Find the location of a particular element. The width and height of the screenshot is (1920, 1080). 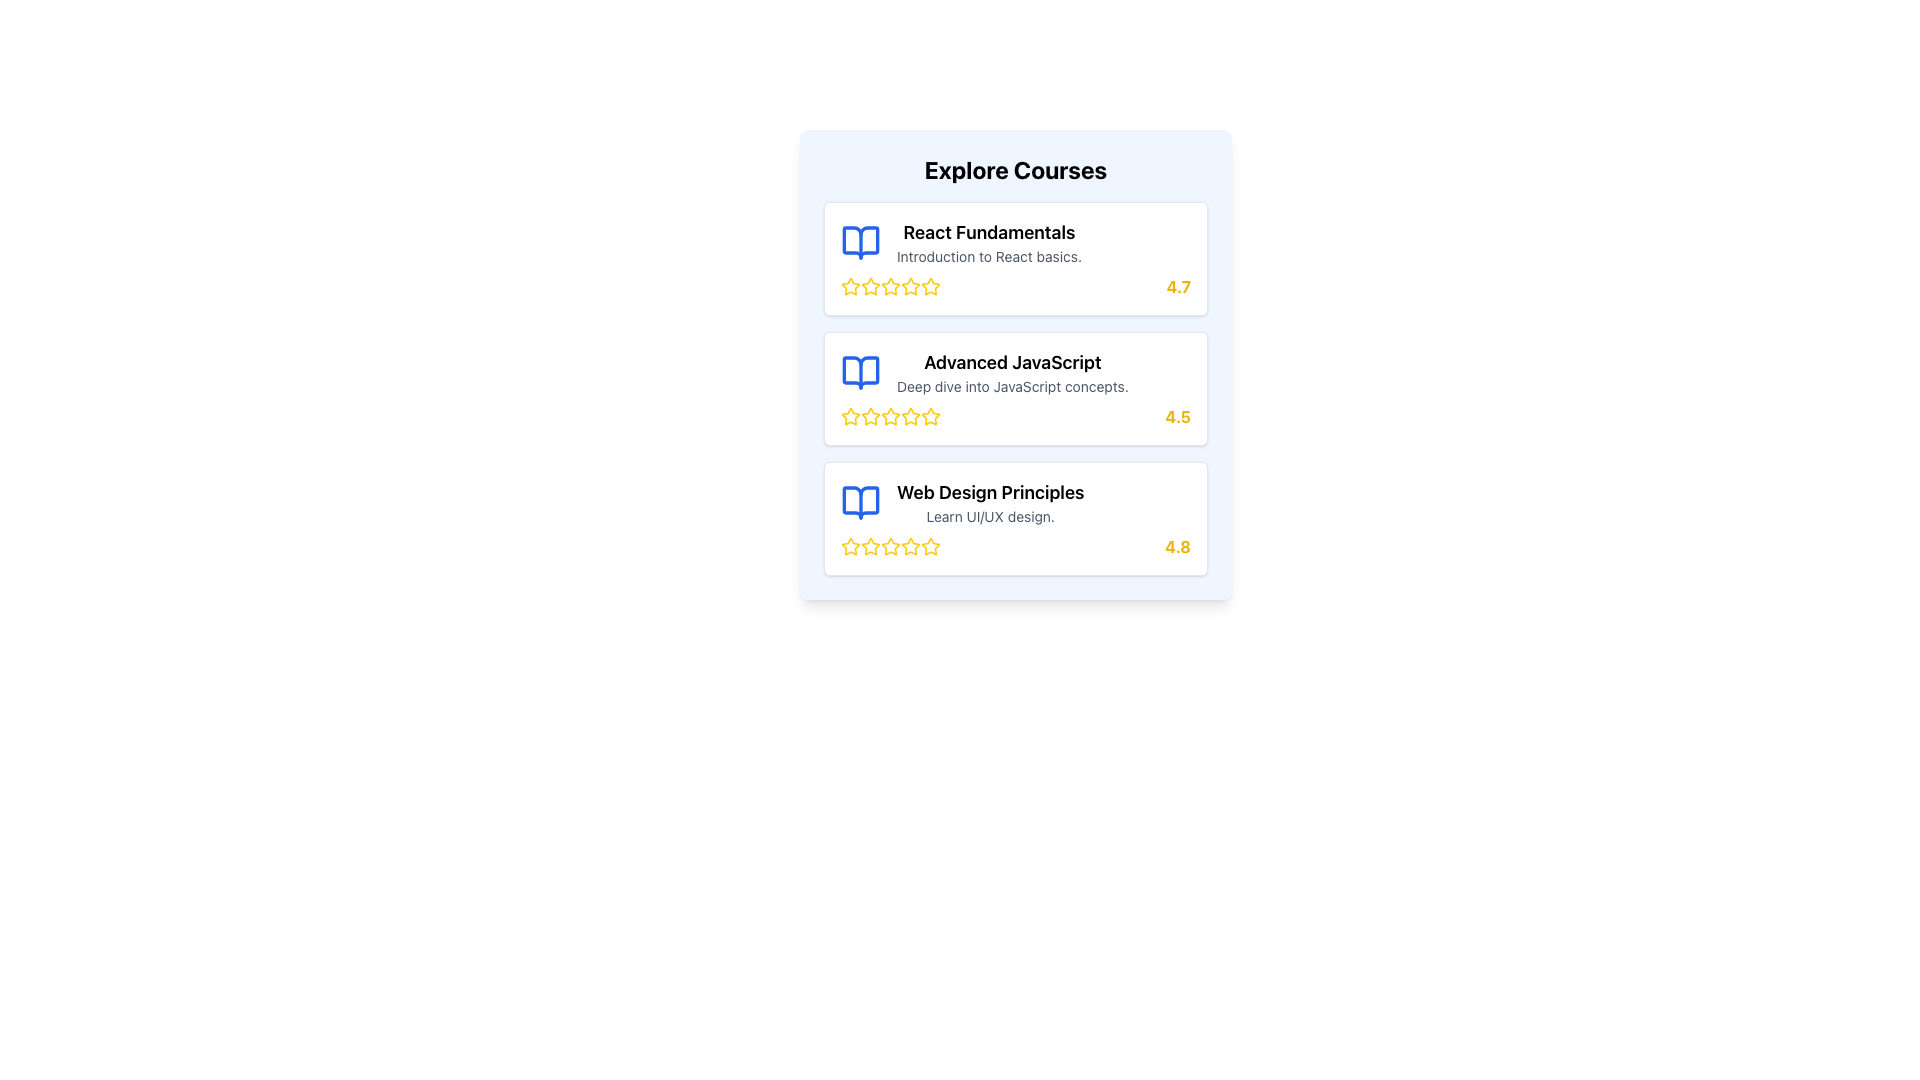

fifth yellow star icon in the rating display of the 'React Fundamentals' course card for details is located at coordinates (890, 286).